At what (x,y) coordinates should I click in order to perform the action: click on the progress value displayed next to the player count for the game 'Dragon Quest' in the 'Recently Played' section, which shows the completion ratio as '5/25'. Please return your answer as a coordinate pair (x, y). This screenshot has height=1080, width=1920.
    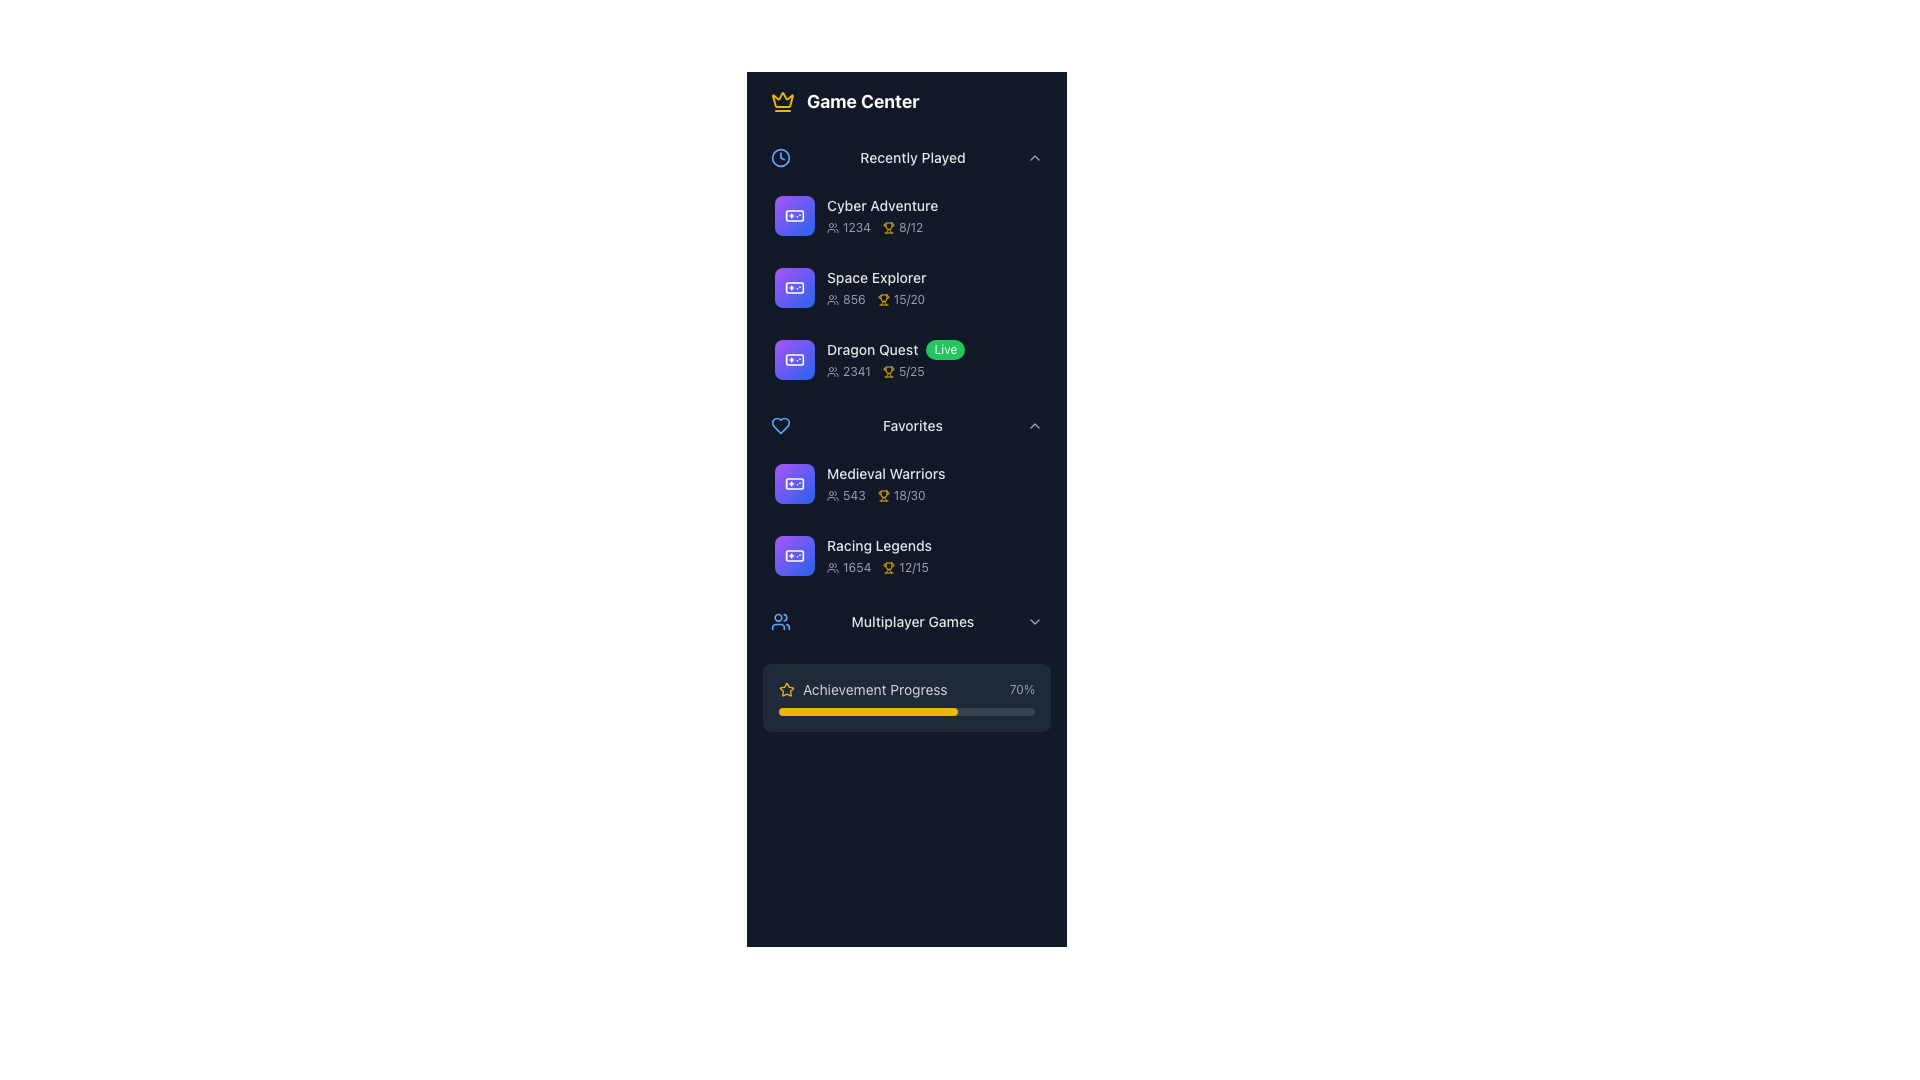
    Looking at the image, I should click on (902, 371).